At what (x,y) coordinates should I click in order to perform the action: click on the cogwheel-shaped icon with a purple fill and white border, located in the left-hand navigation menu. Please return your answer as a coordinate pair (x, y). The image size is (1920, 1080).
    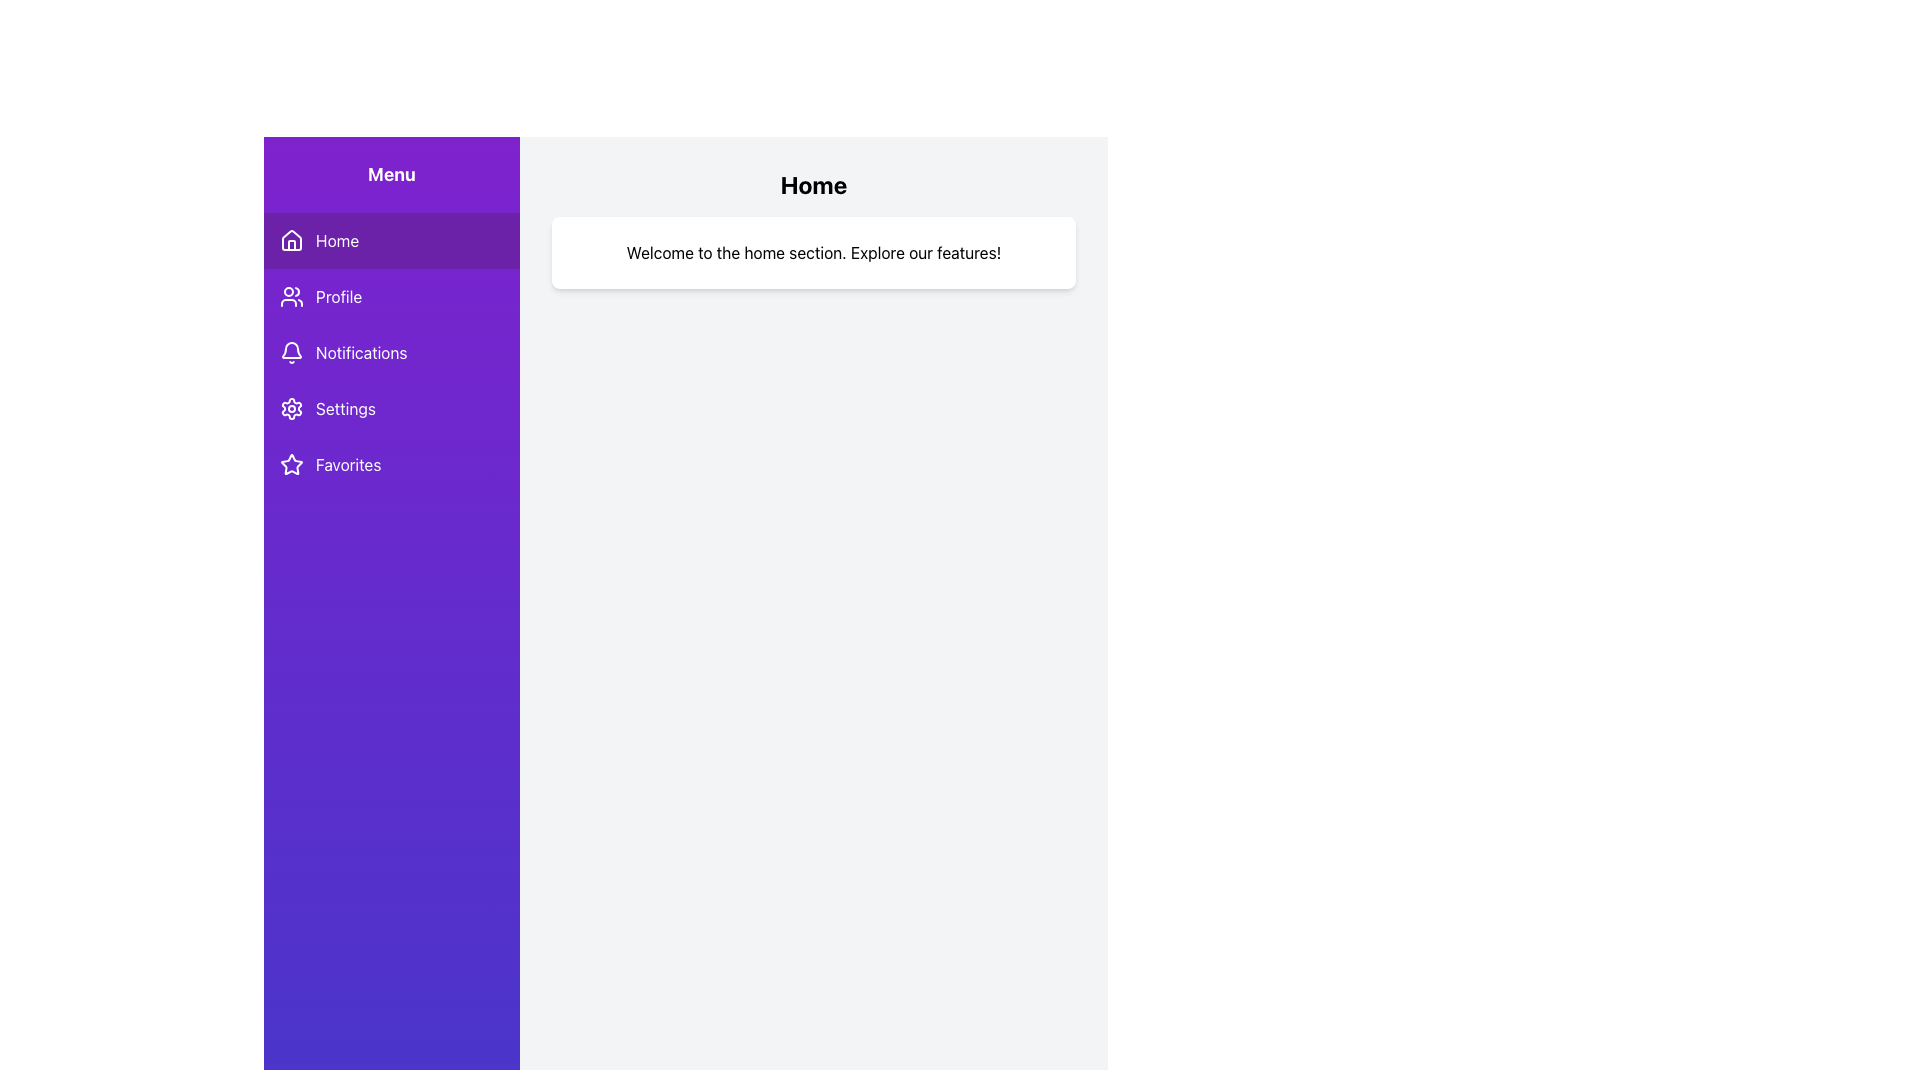
    Looking at the image, I should click on (291, 407).